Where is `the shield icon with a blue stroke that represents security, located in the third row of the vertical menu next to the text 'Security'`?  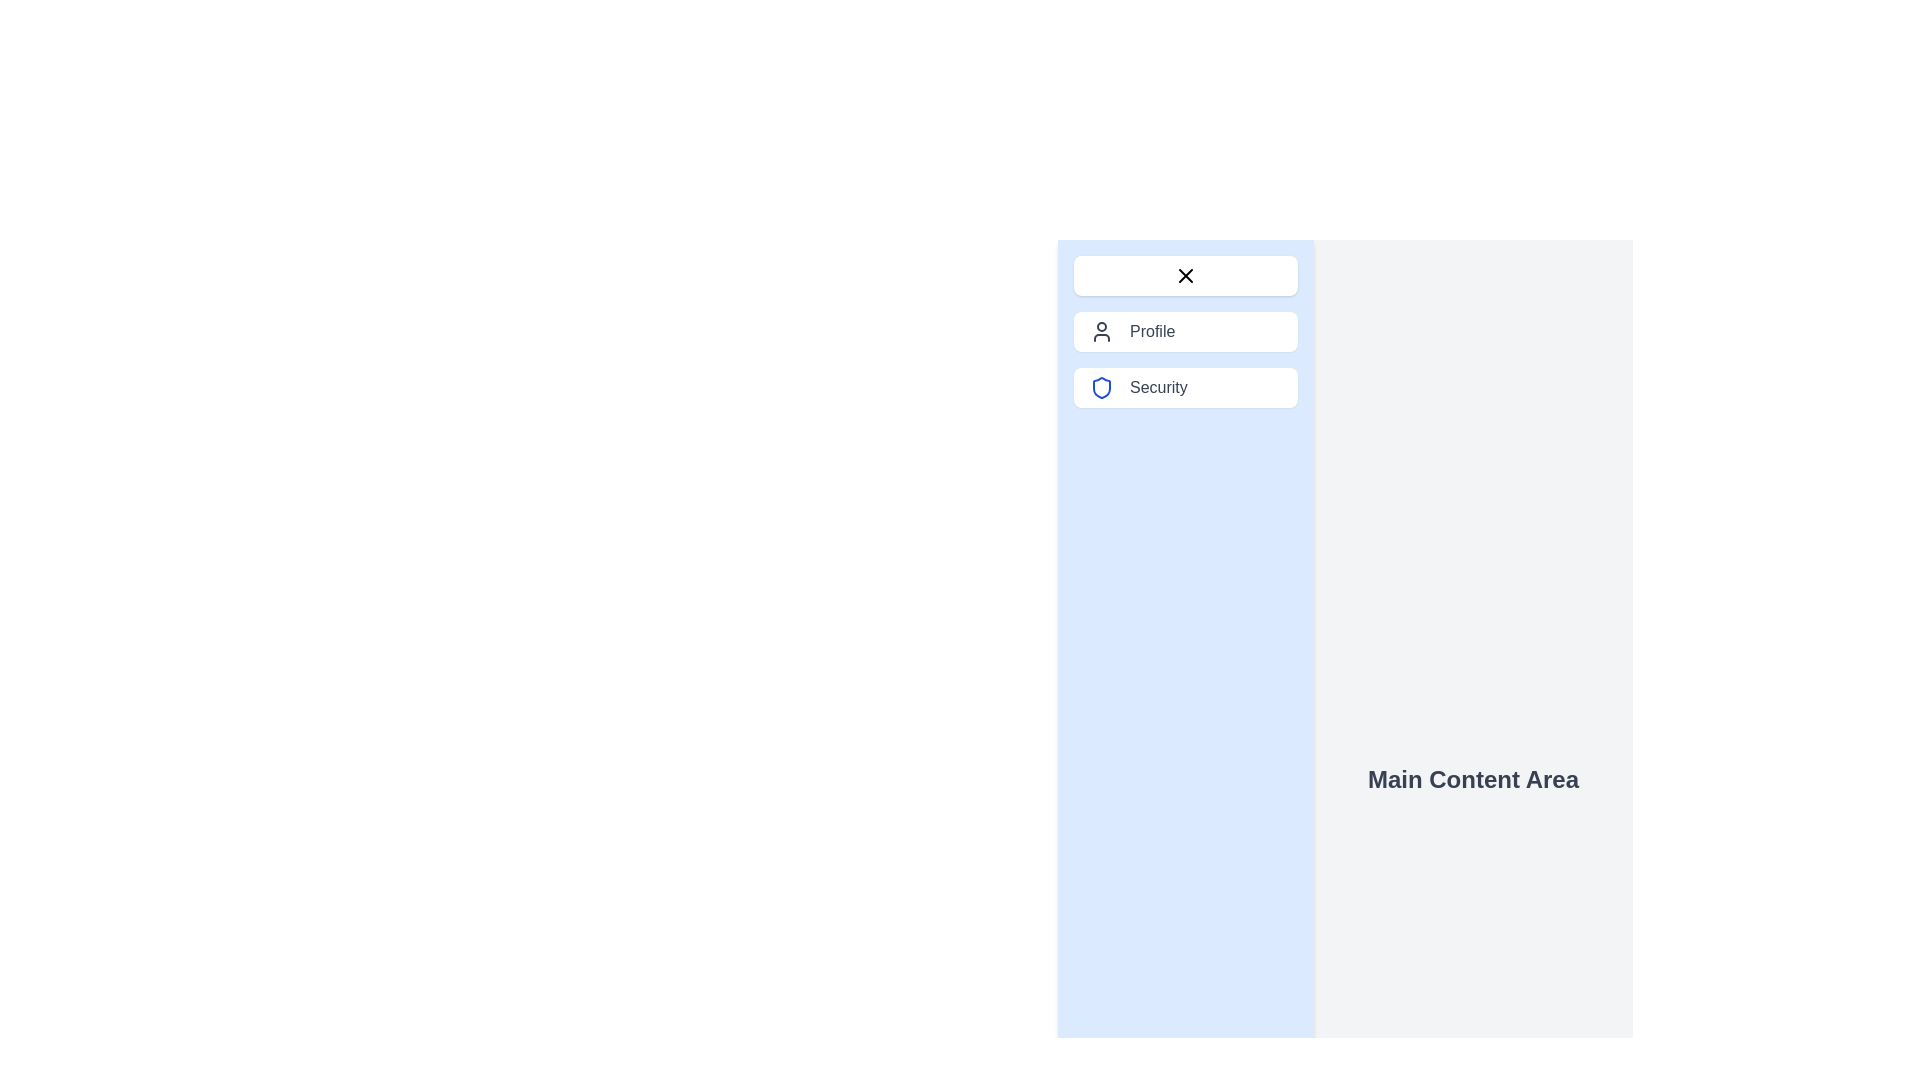
the shield icon with a blue stroke that represents security, located in the third row of the vertical menu next to the text 'Security' is located at coordinates (1101, 388).